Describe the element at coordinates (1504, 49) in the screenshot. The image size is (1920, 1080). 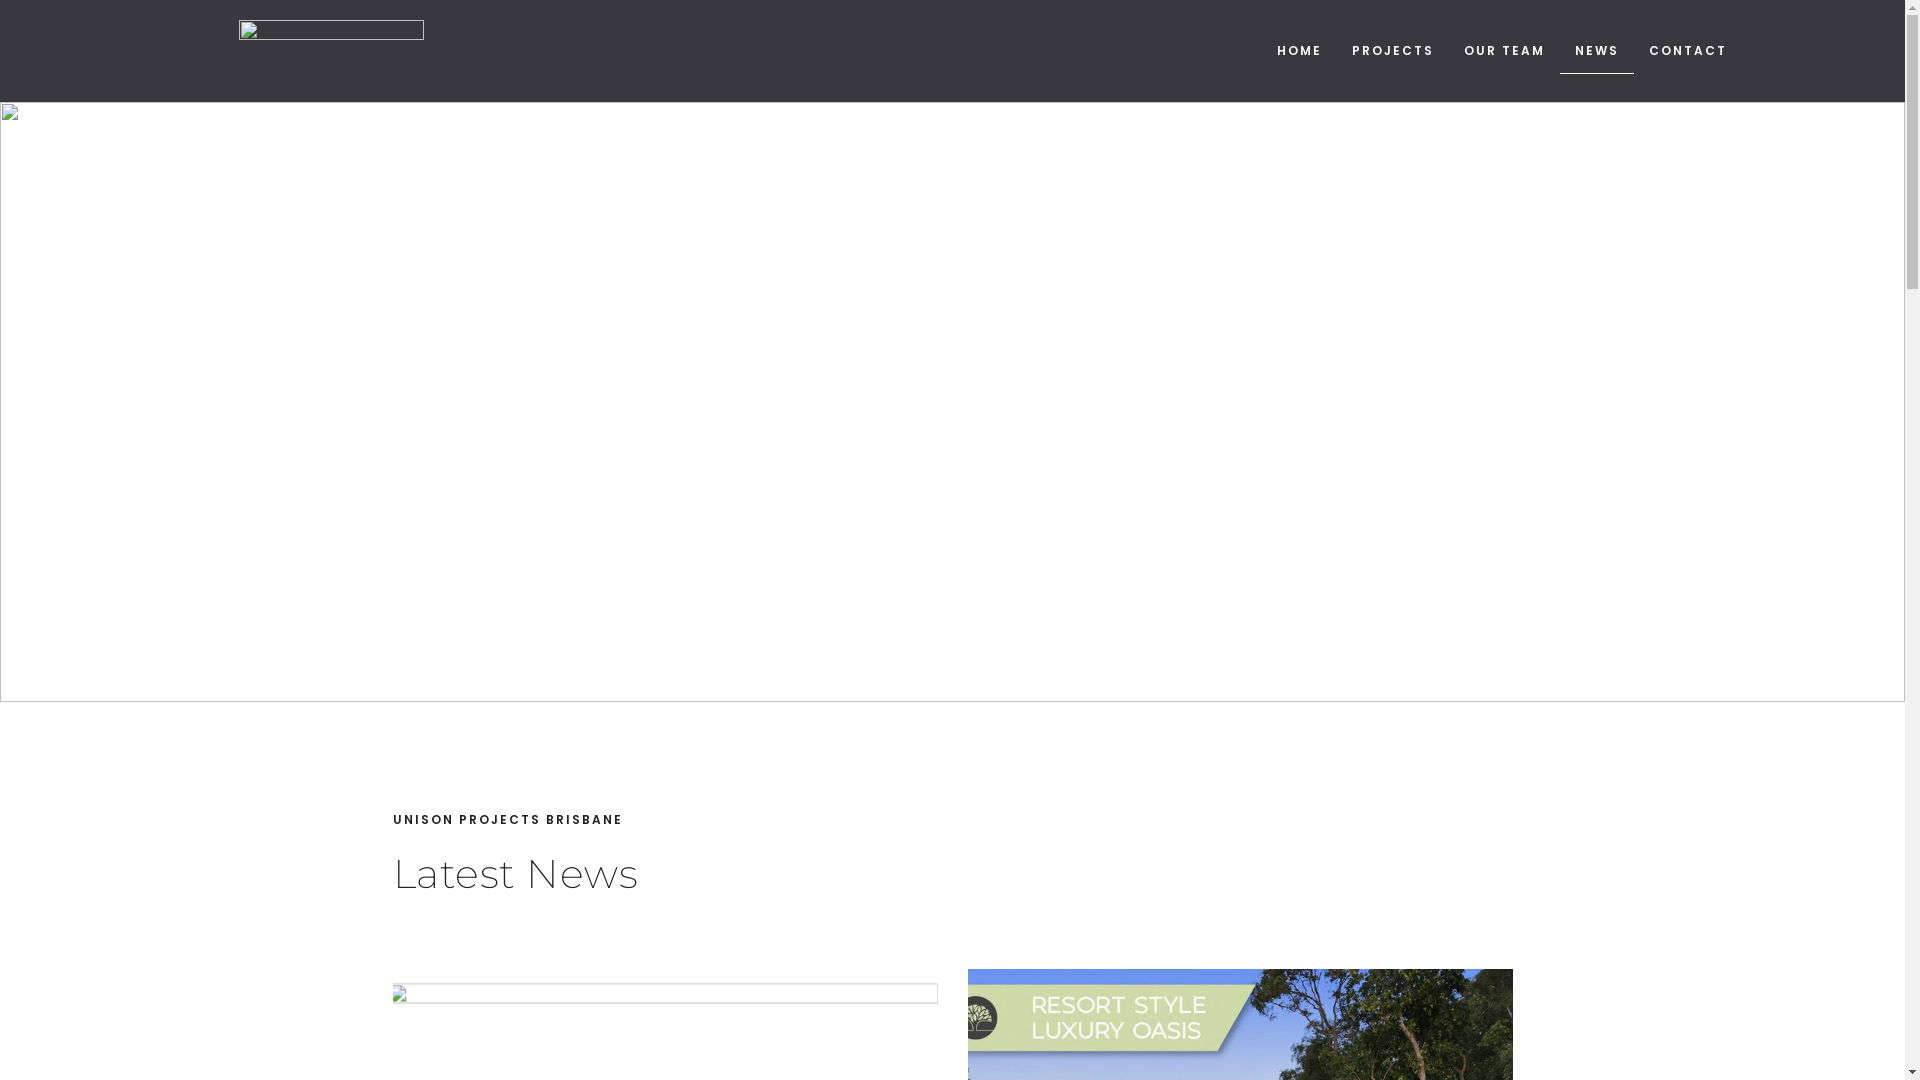
I see `'OUR TEAM'` at that location.